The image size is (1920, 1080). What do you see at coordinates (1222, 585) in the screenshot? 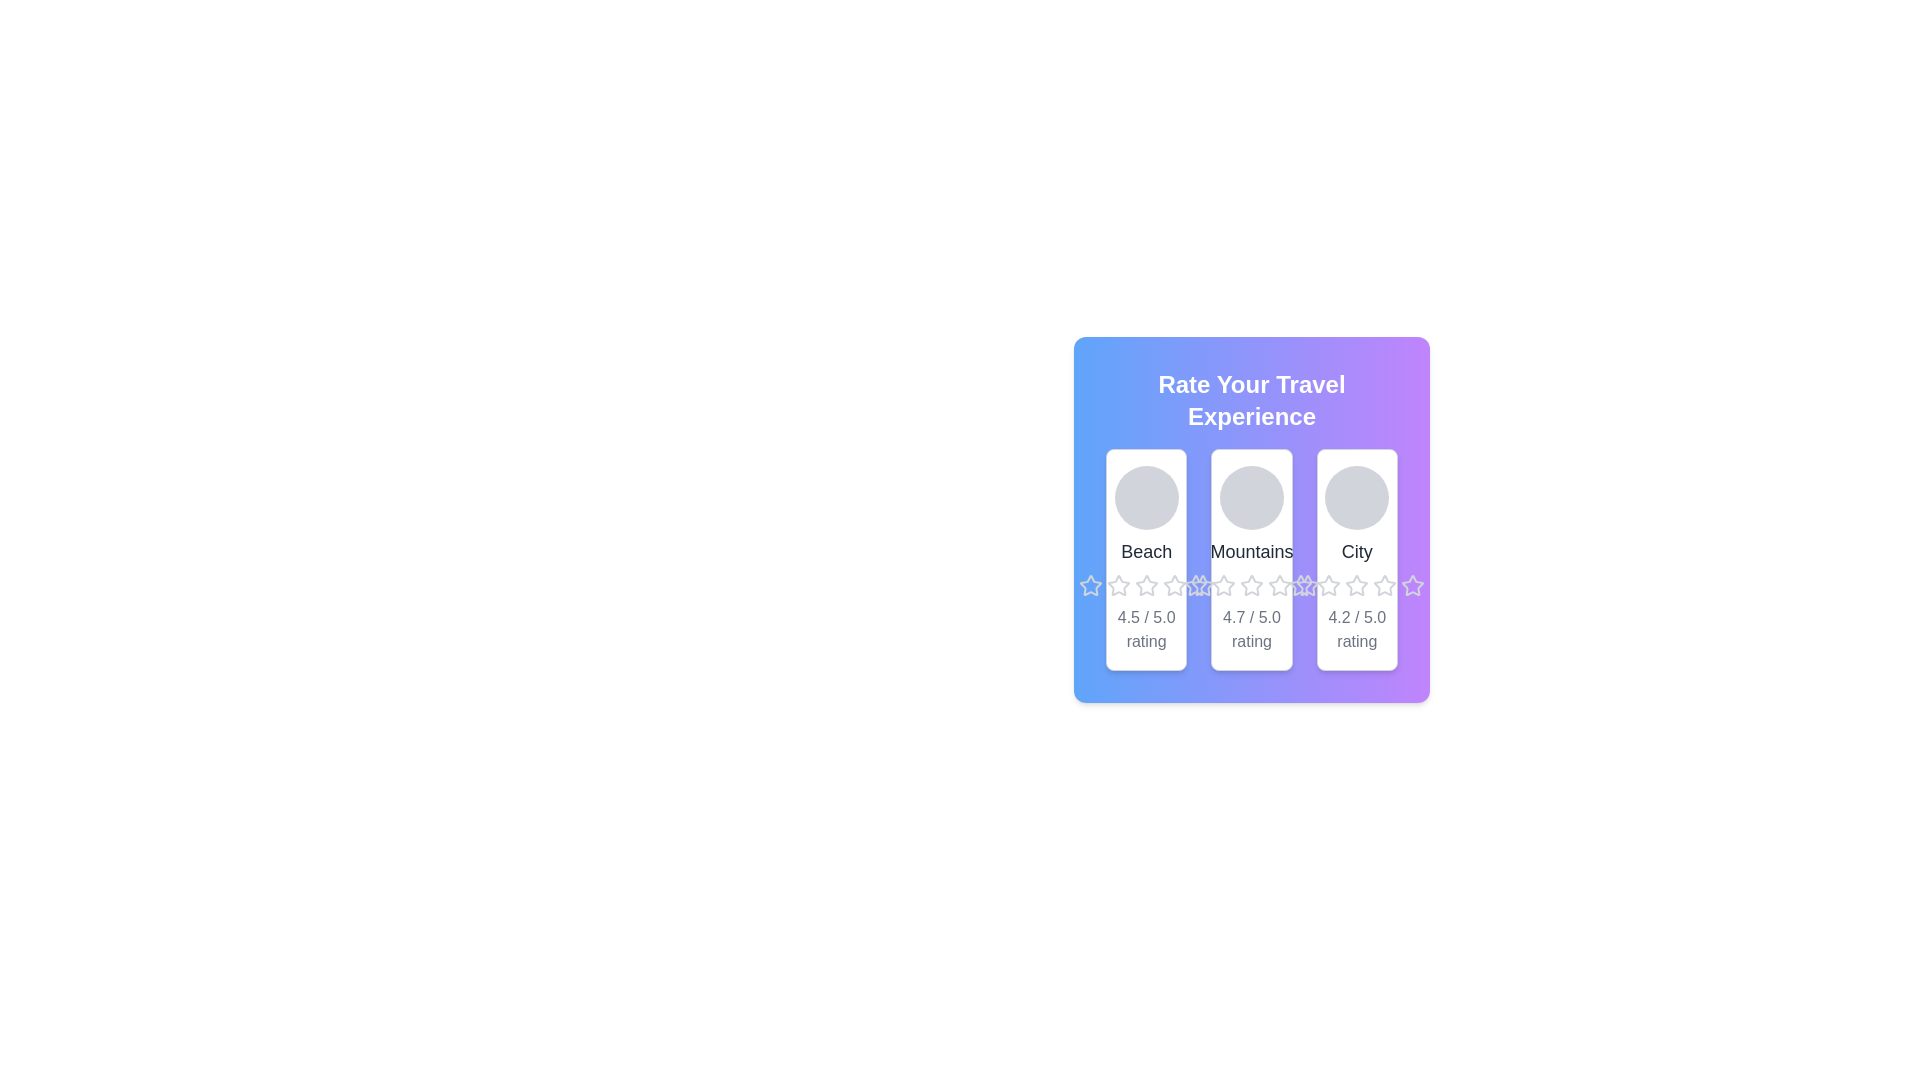
I see `the third star in the rating section of the 'Mountains' card` at bounding box center [1222, 585].